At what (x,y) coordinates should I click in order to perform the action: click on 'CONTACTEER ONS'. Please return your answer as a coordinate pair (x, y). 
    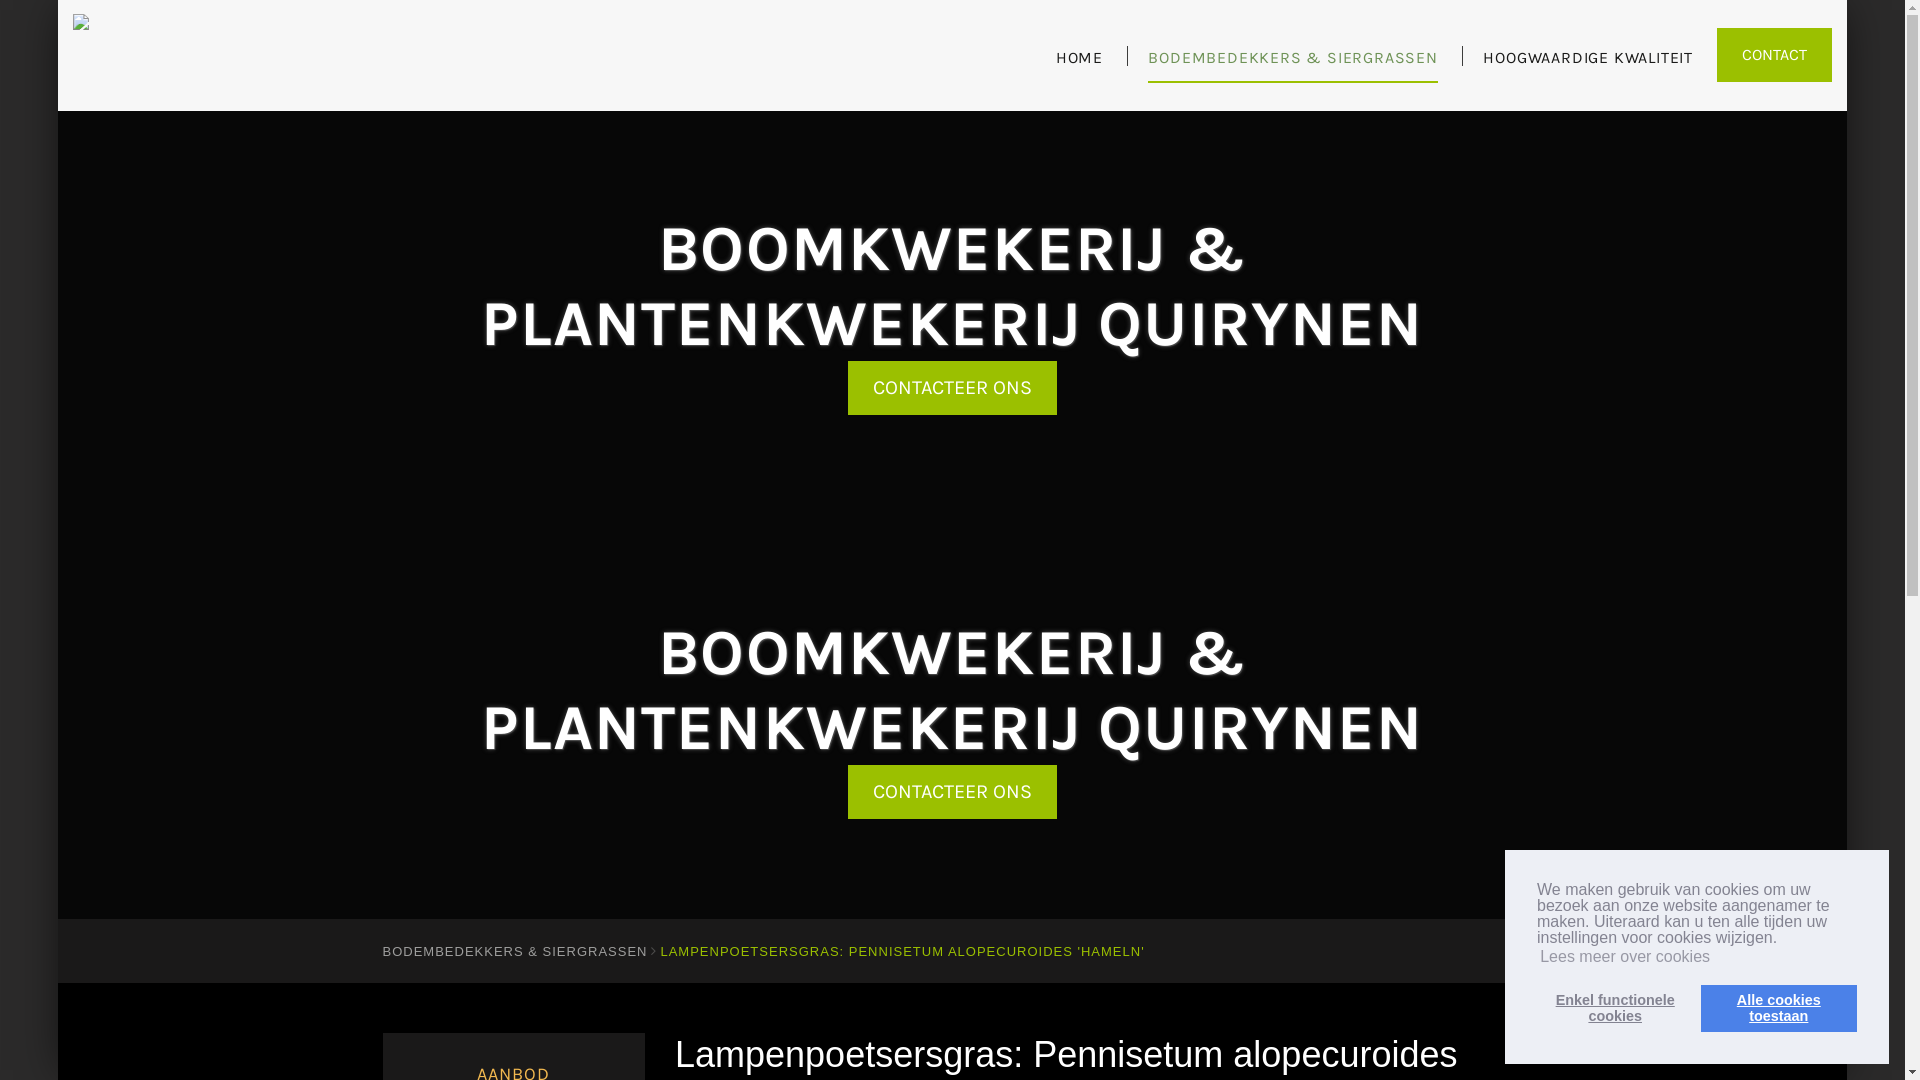
    Looking at the image, I should click on (951, 790).